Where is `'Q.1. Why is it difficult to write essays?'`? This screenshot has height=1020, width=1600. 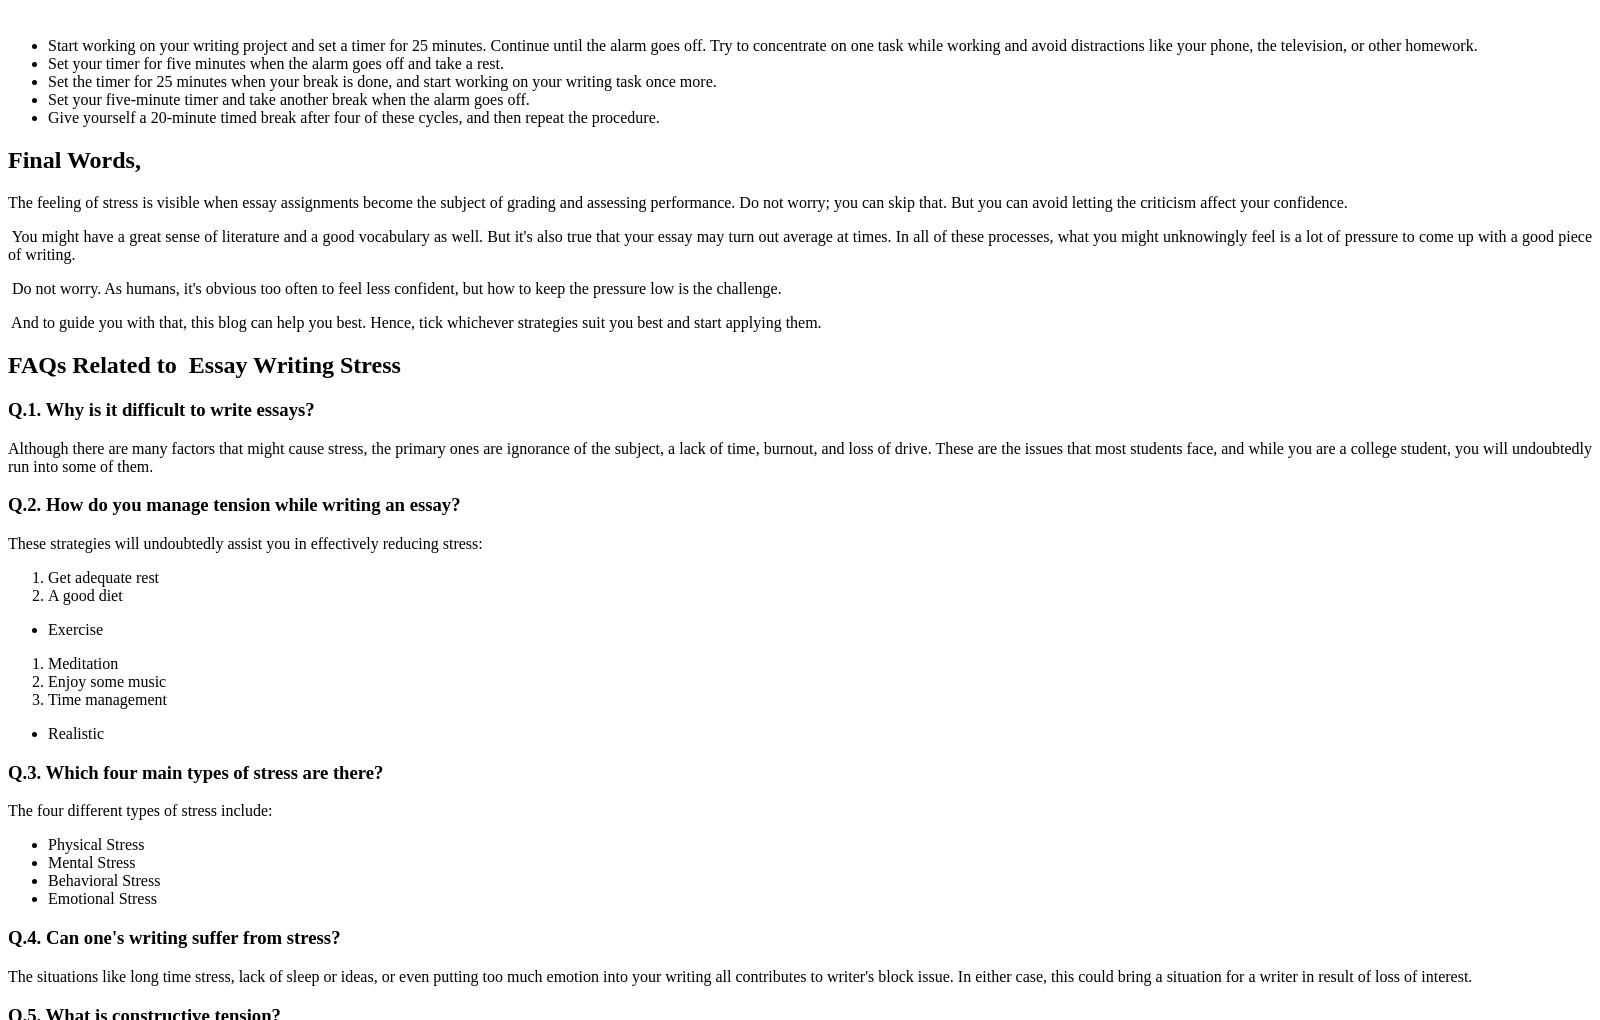
'Q.1. Why is it difficult to write essays?' is located at coordinates (159, 408).